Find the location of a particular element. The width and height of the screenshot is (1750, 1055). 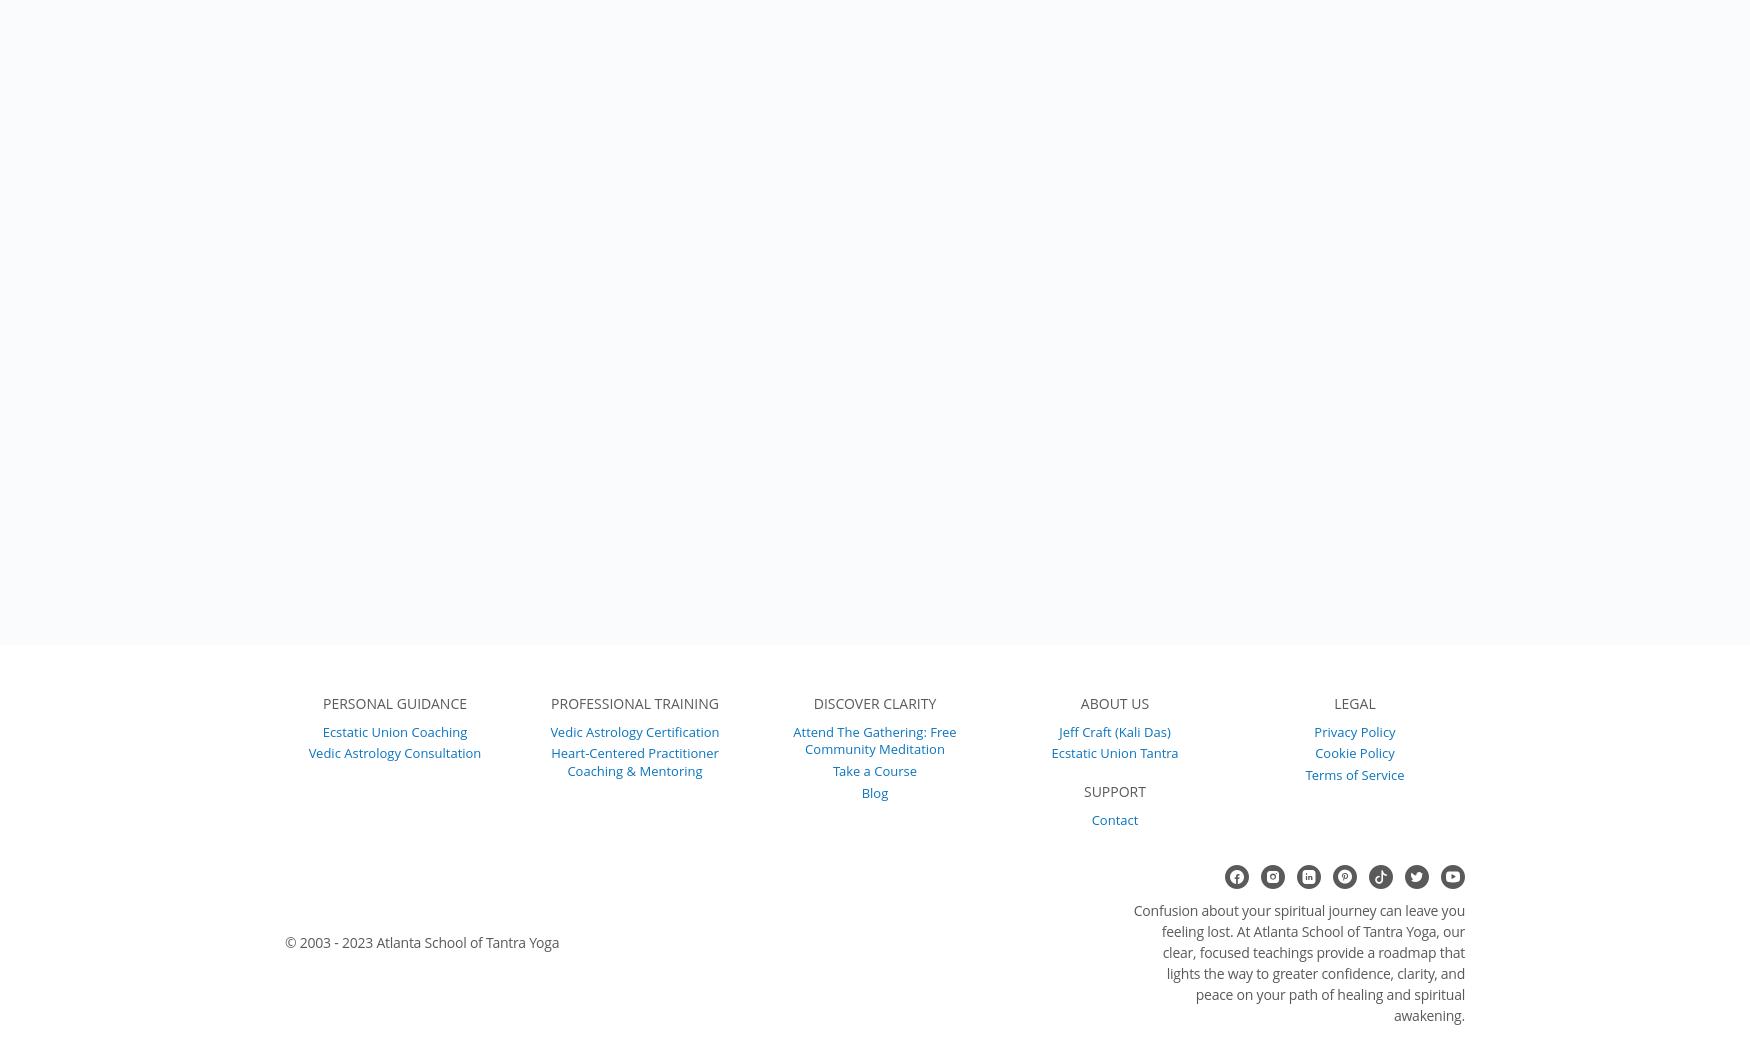

'LEGAL' is located at coordinates (1354, 702).